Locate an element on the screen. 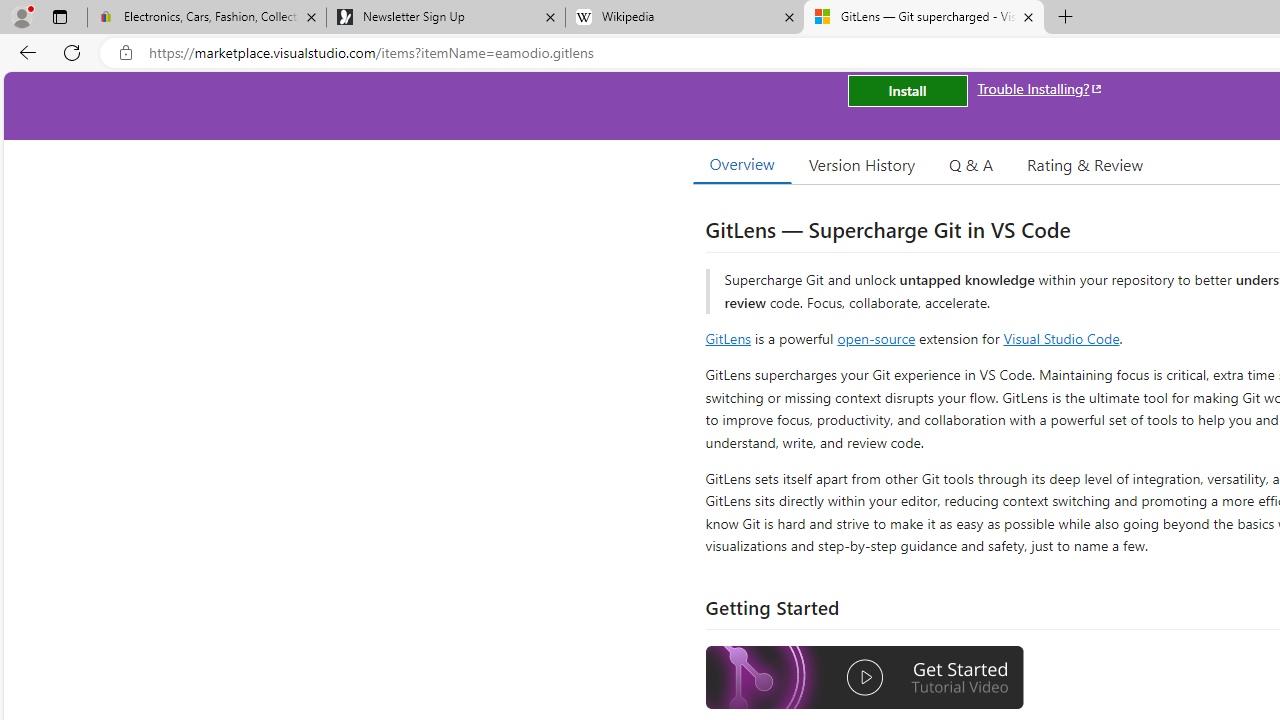 Image resolution: width=1280 pixels, height=720 pixels. 'Version History' is located at coordinates (862, 163).